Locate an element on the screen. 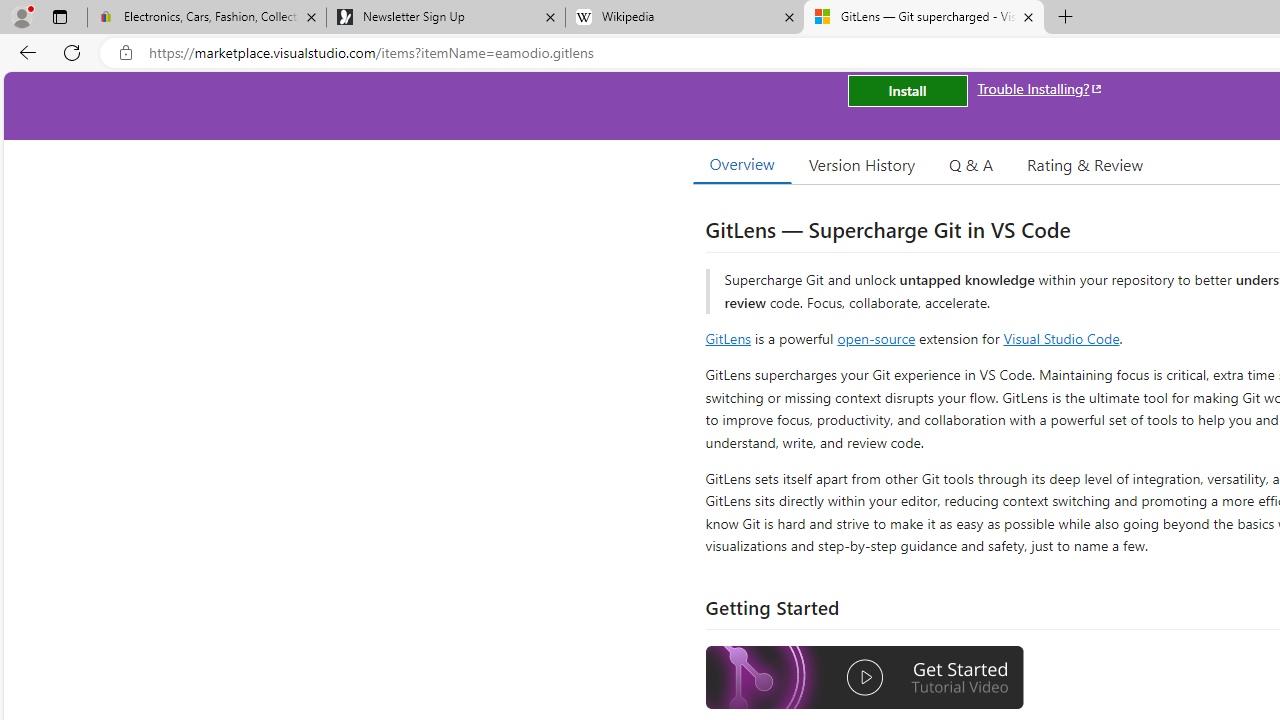 Image resolution: width=1280 pixels, height=720 pixels. 'Version History' is located at coordinates (862, 163).